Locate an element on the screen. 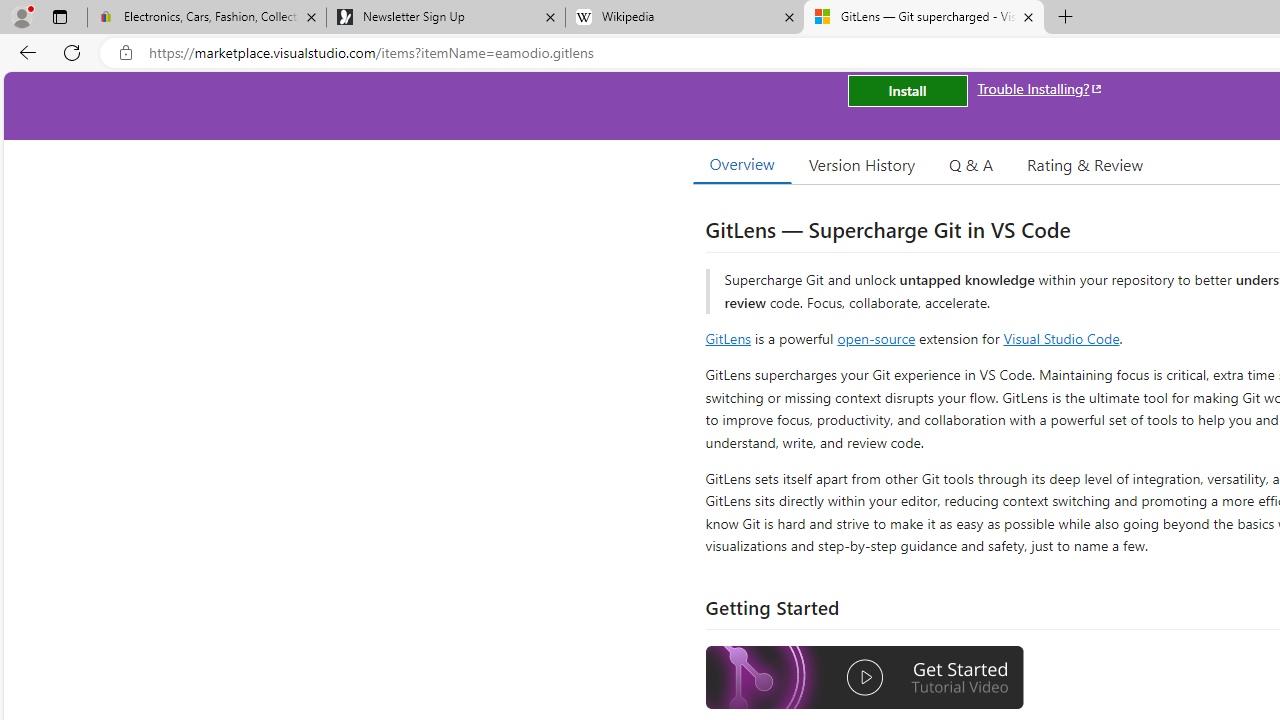 Image resolution: width=1280 pixels, height=720 pixels. 'Version History' is located at coordinates (862, 163).